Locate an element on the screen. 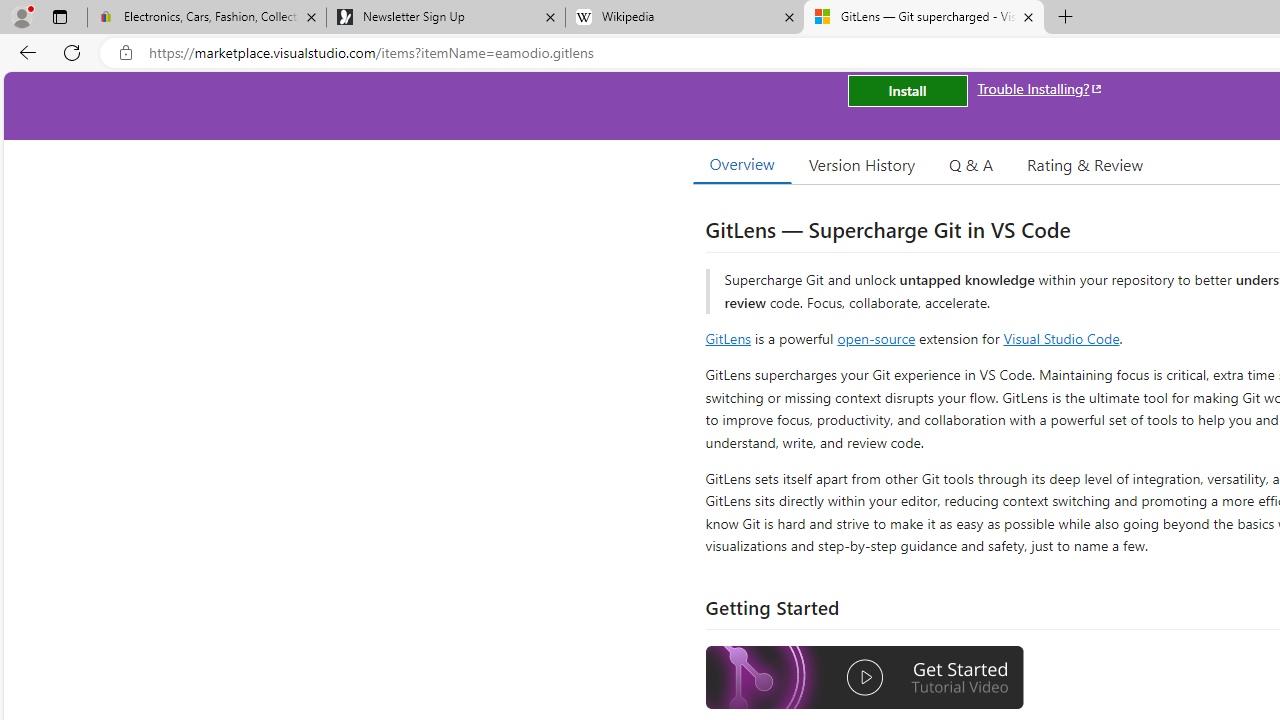 Image resolution: width=1280 pixels, height=720 pixels. 'Version History' is located at coordinates (862, 163).